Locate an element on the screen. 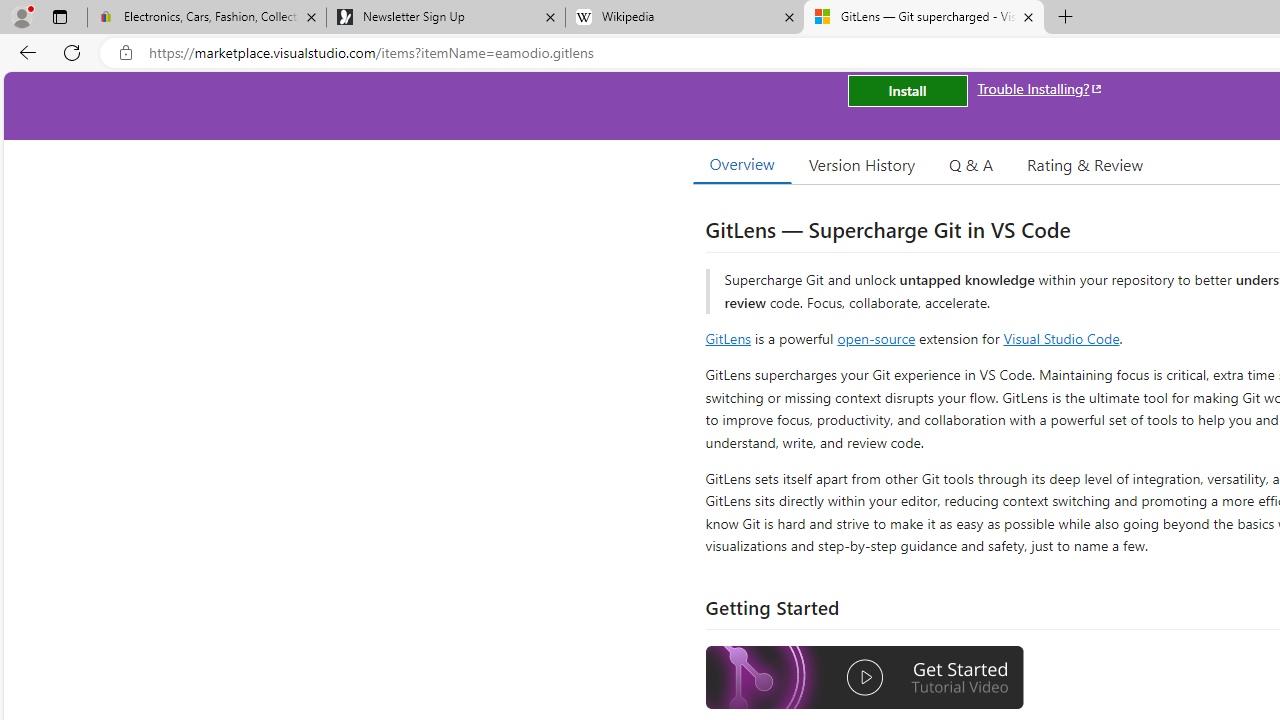 Image resolution: width=1280 pixels, height=720 pixels. 'Version History' is located at coordinates (862, 163).